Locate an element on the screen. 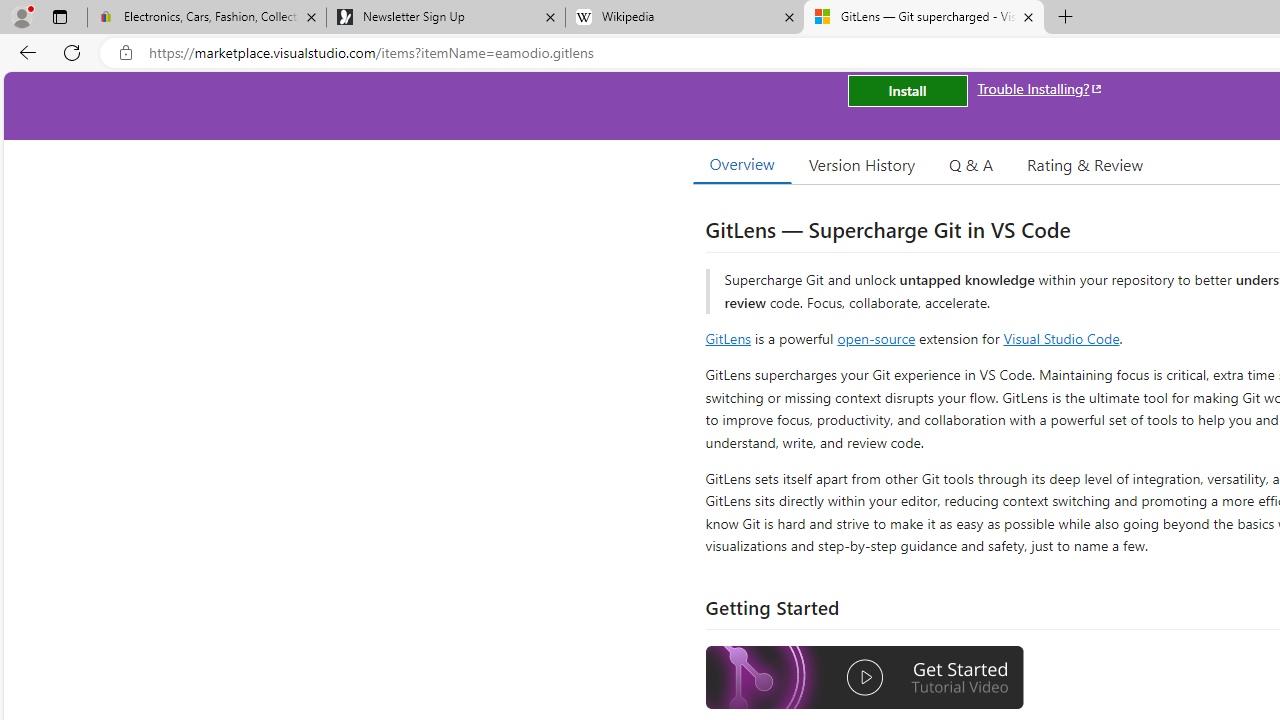 Image resolution: width=1280 pixels, height=720 pixels. 'Version History' is located at coordinates (862, 163).